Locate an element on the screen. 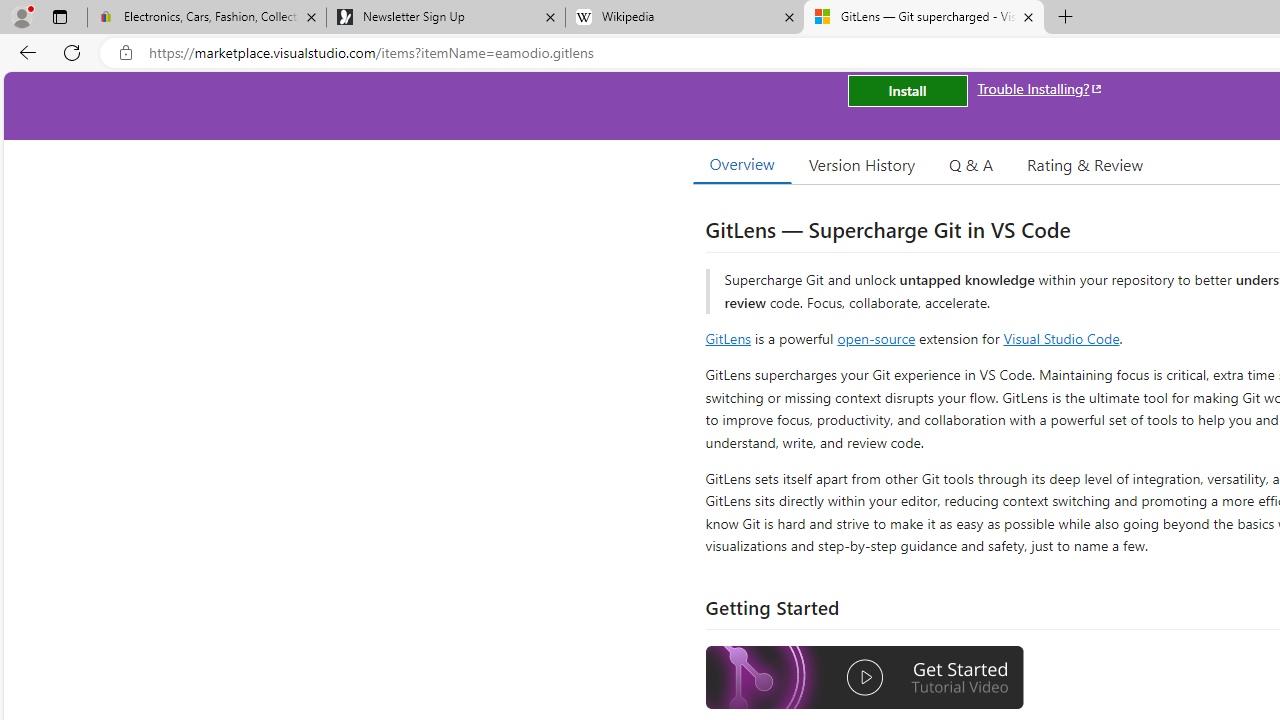 Image resolution: width=1280 pixels, height=720 pixels. 'Version History' is located at coordinates (862, 163).